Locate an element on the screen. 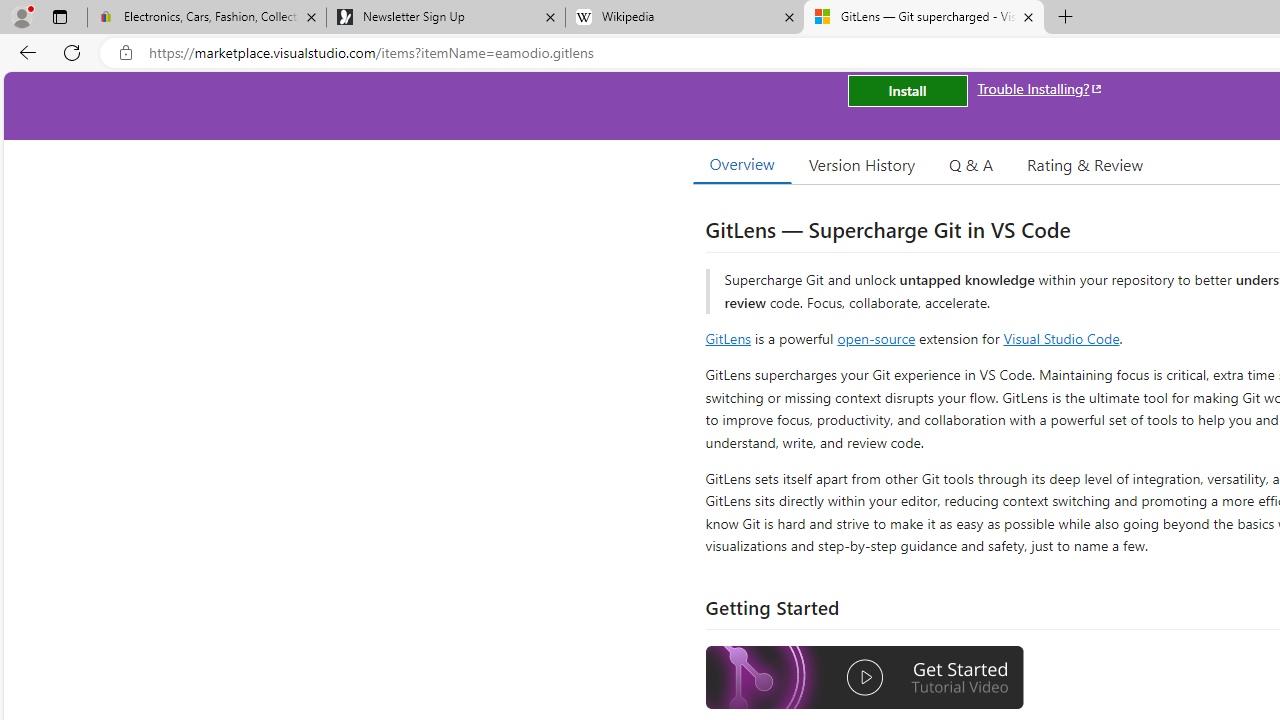 Image resolution: width=1280 pixels, height=720 pixels. 'Version History' is located at coordinates (862, 163).